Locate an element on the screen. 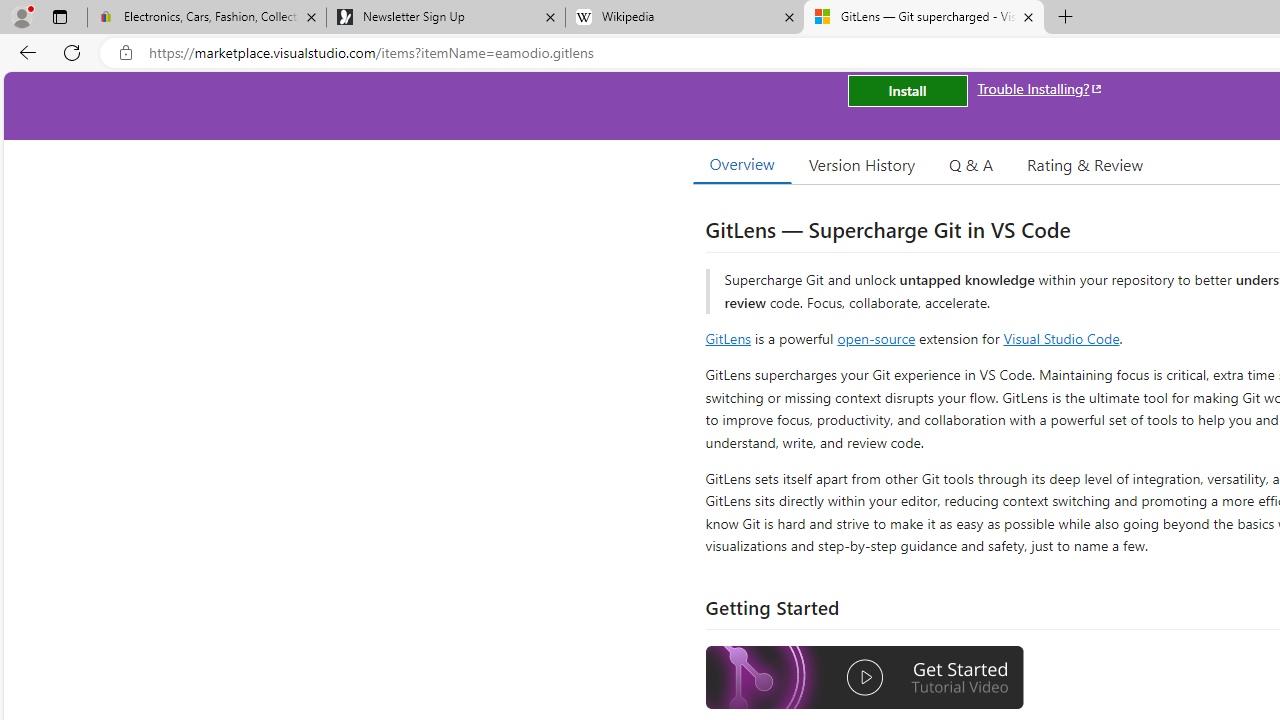 Image resolution: width=1280 pixels, height=720 pixels. 'Version History' is located at coordinates (862, 163).